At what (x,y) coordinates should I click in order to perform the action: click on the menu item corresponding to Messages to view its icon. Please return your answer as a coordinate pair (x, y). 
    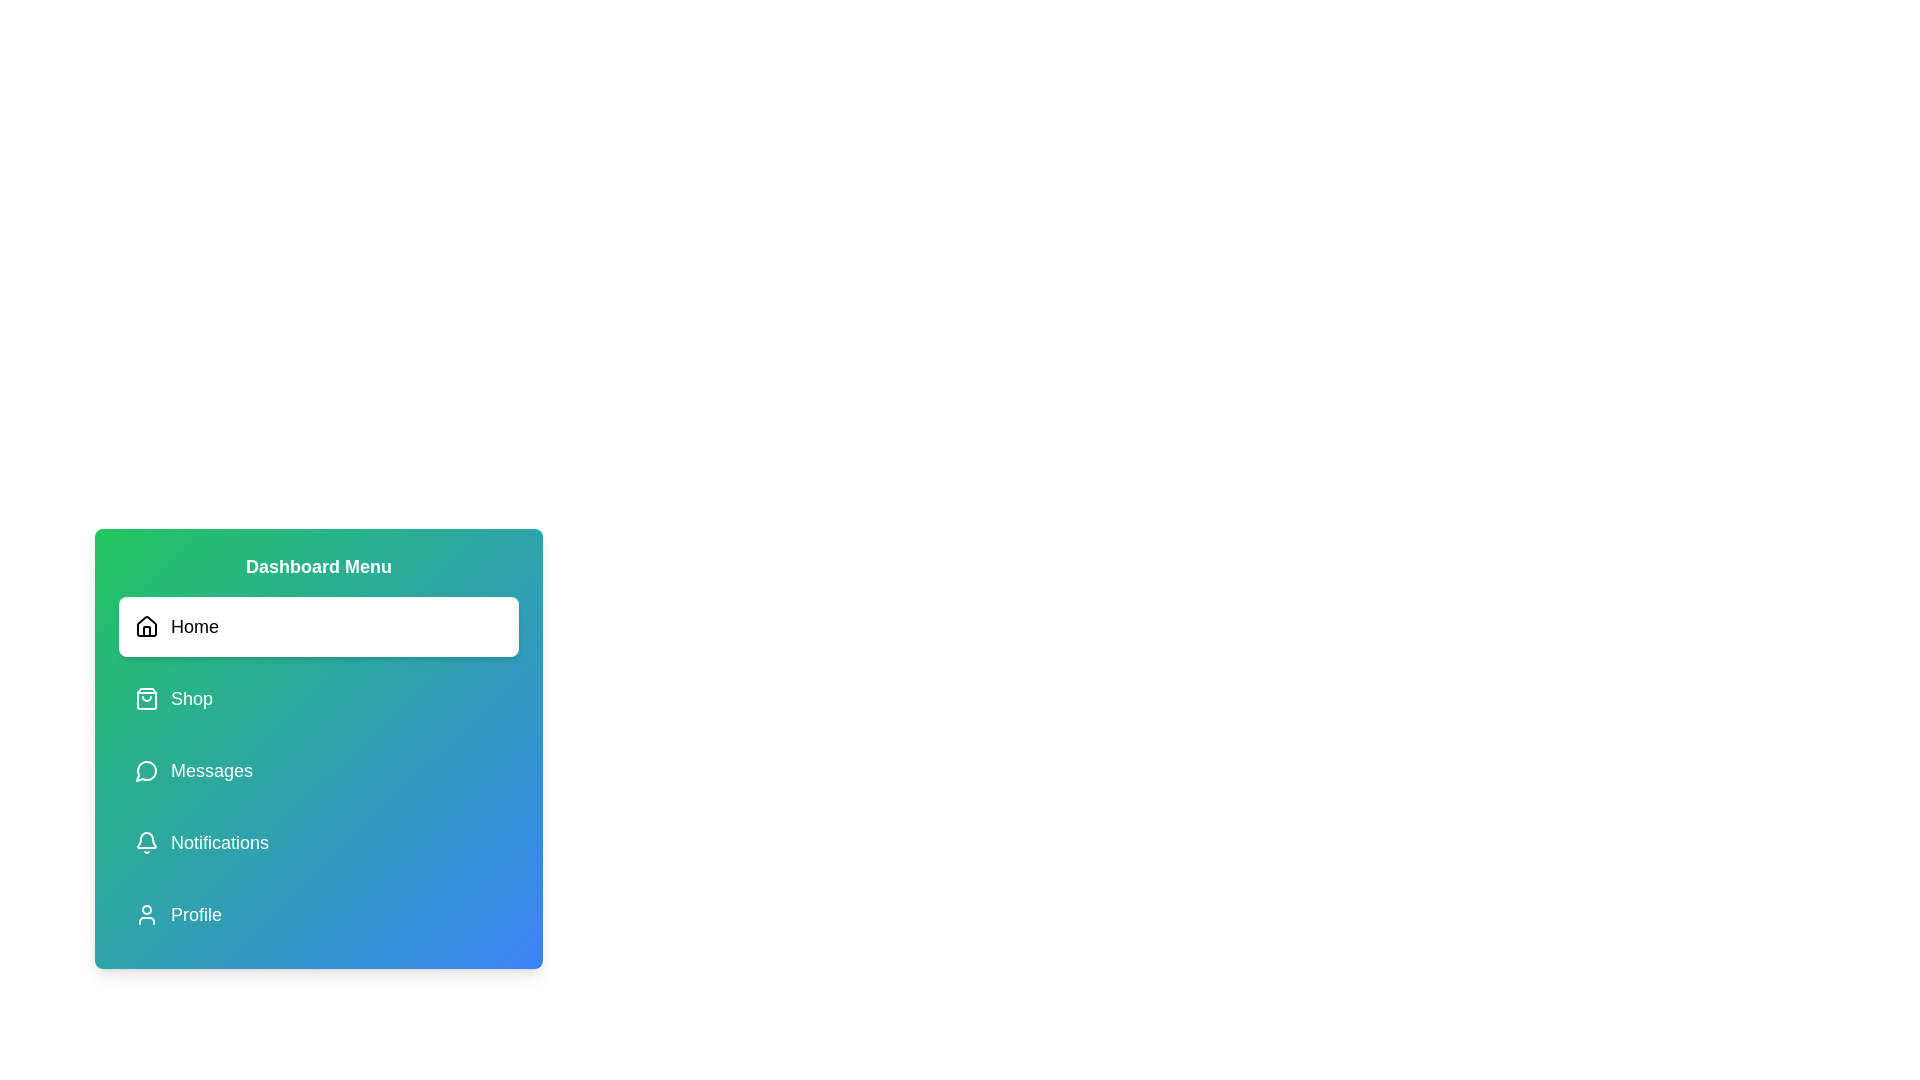
    Looking at the image, I should click on (317, 770).